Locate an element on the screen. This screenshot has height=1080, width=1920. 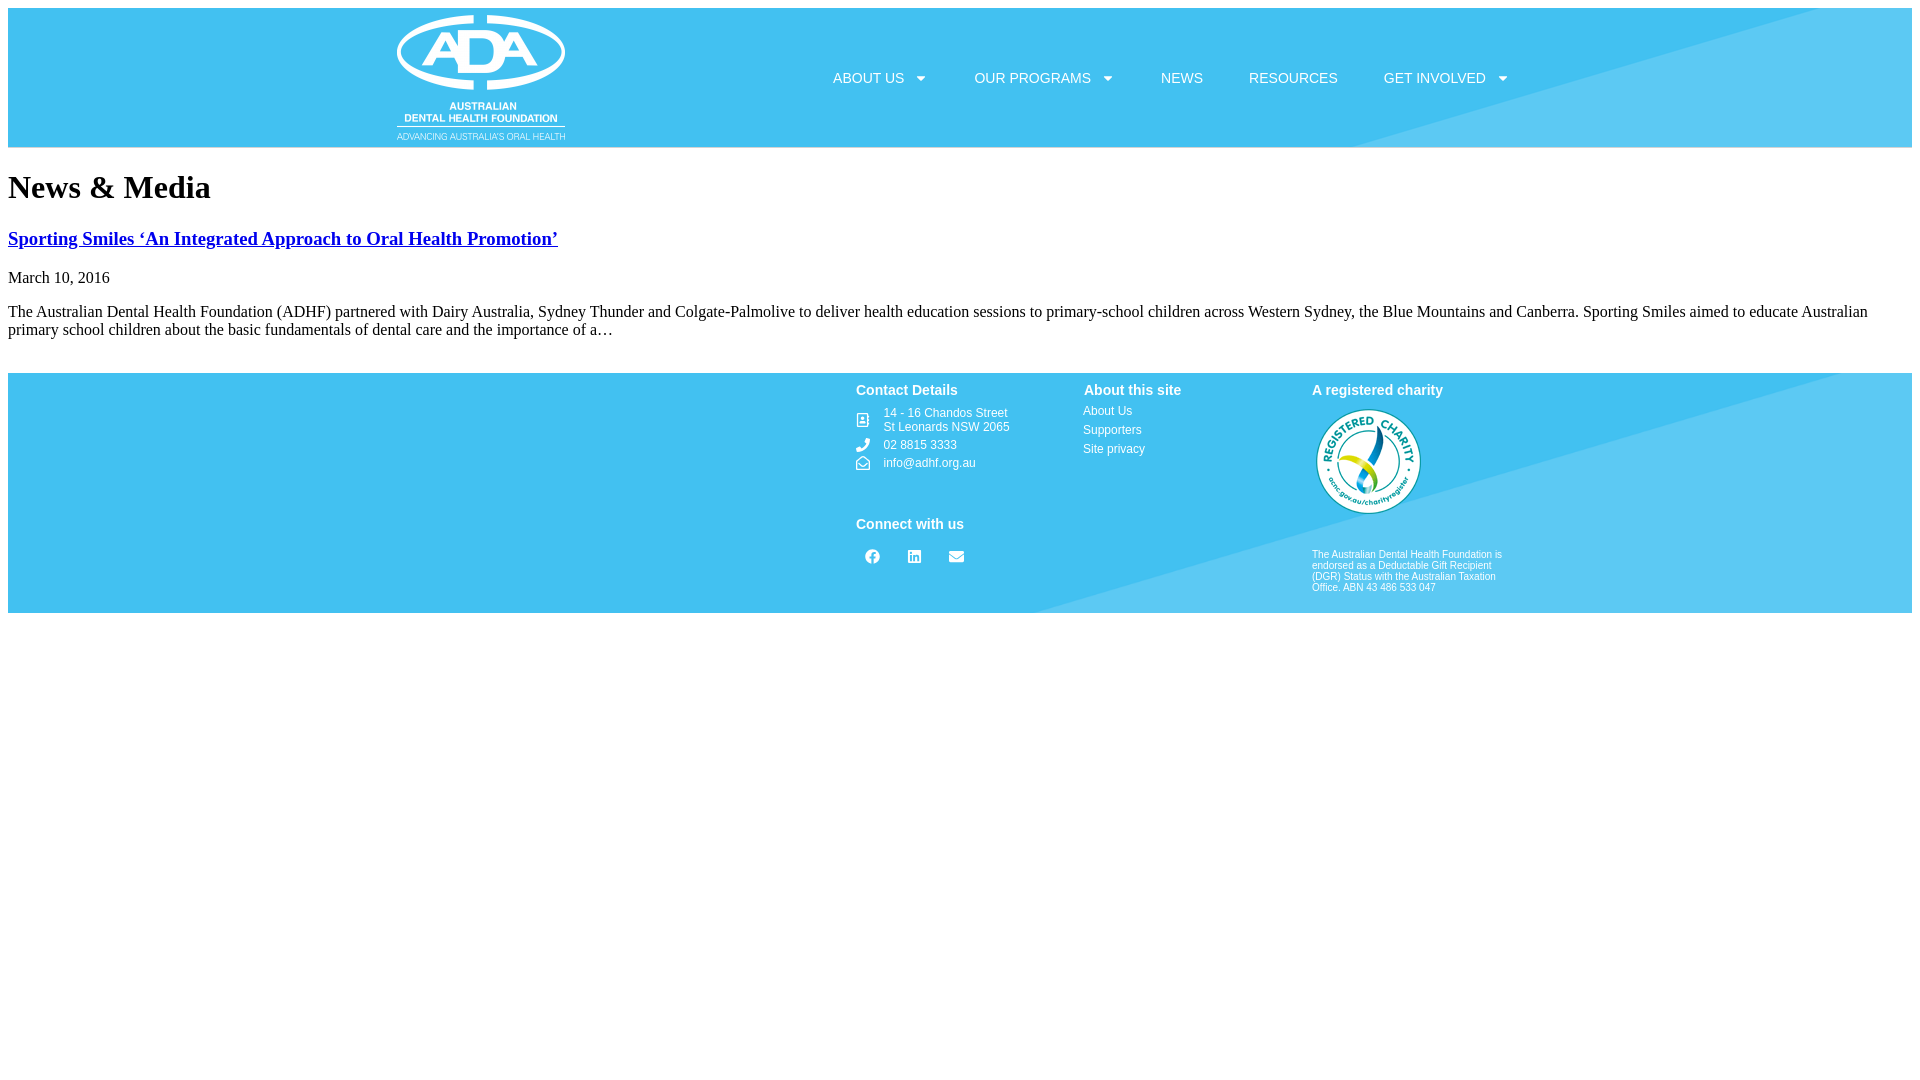
'Site privacy' is located at coordinates (1184, 447).